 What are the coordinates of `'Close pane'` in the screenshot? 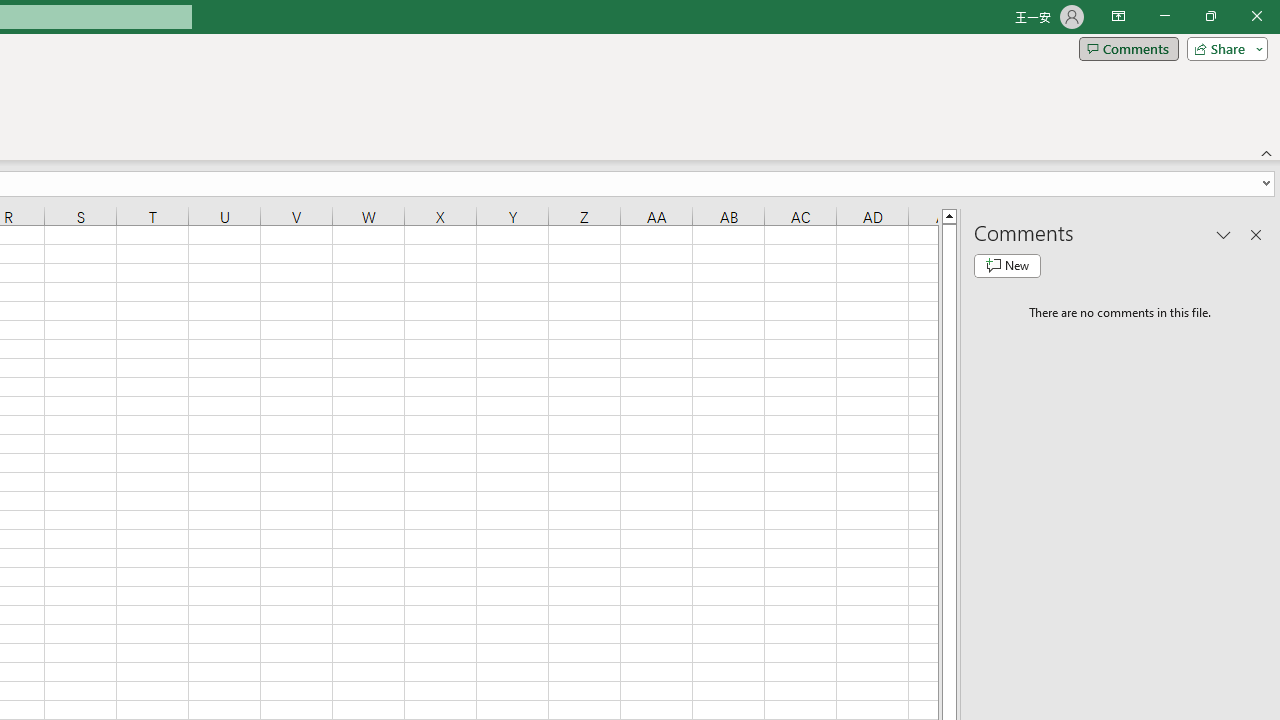 It's located at (1255, 234).